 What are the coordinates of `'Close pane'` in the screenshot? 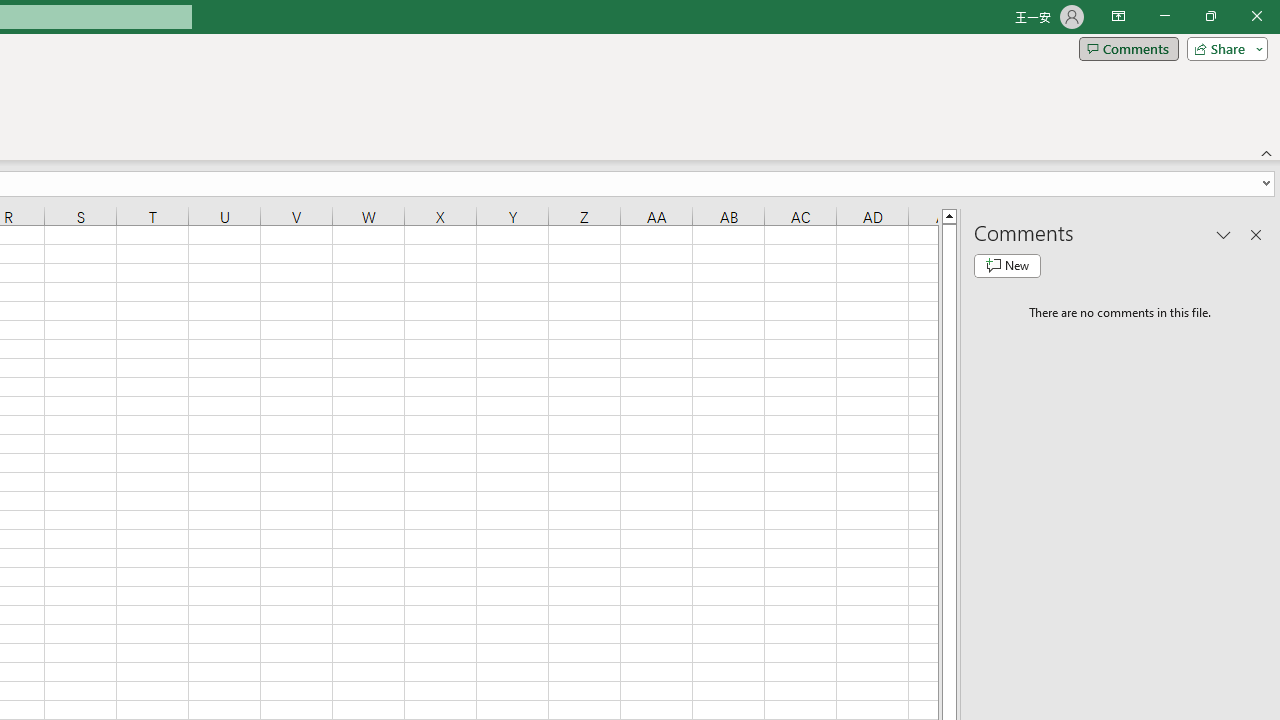 It's located at (1255, 234).